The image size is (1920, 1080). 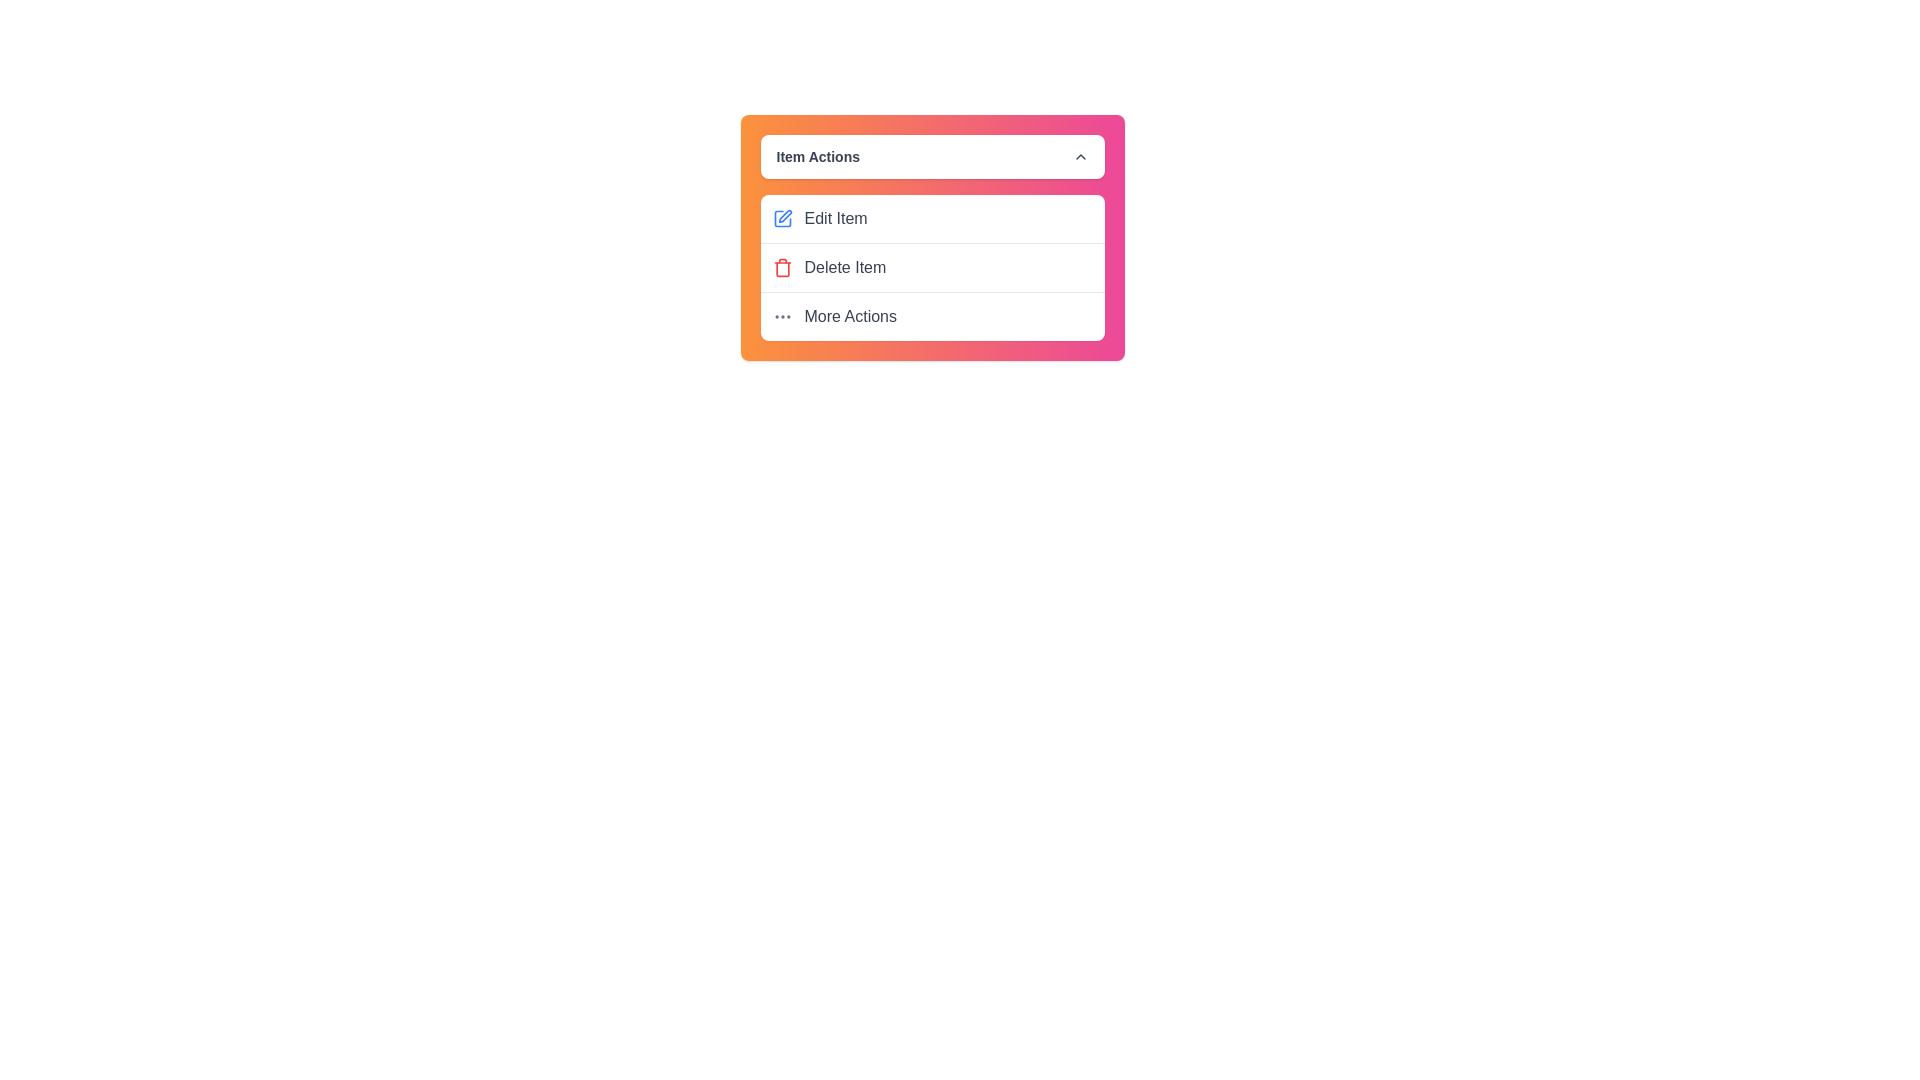 I want to click on the 'Item Actions' button to toggle the menu visibility, so click(x=931, y=156).